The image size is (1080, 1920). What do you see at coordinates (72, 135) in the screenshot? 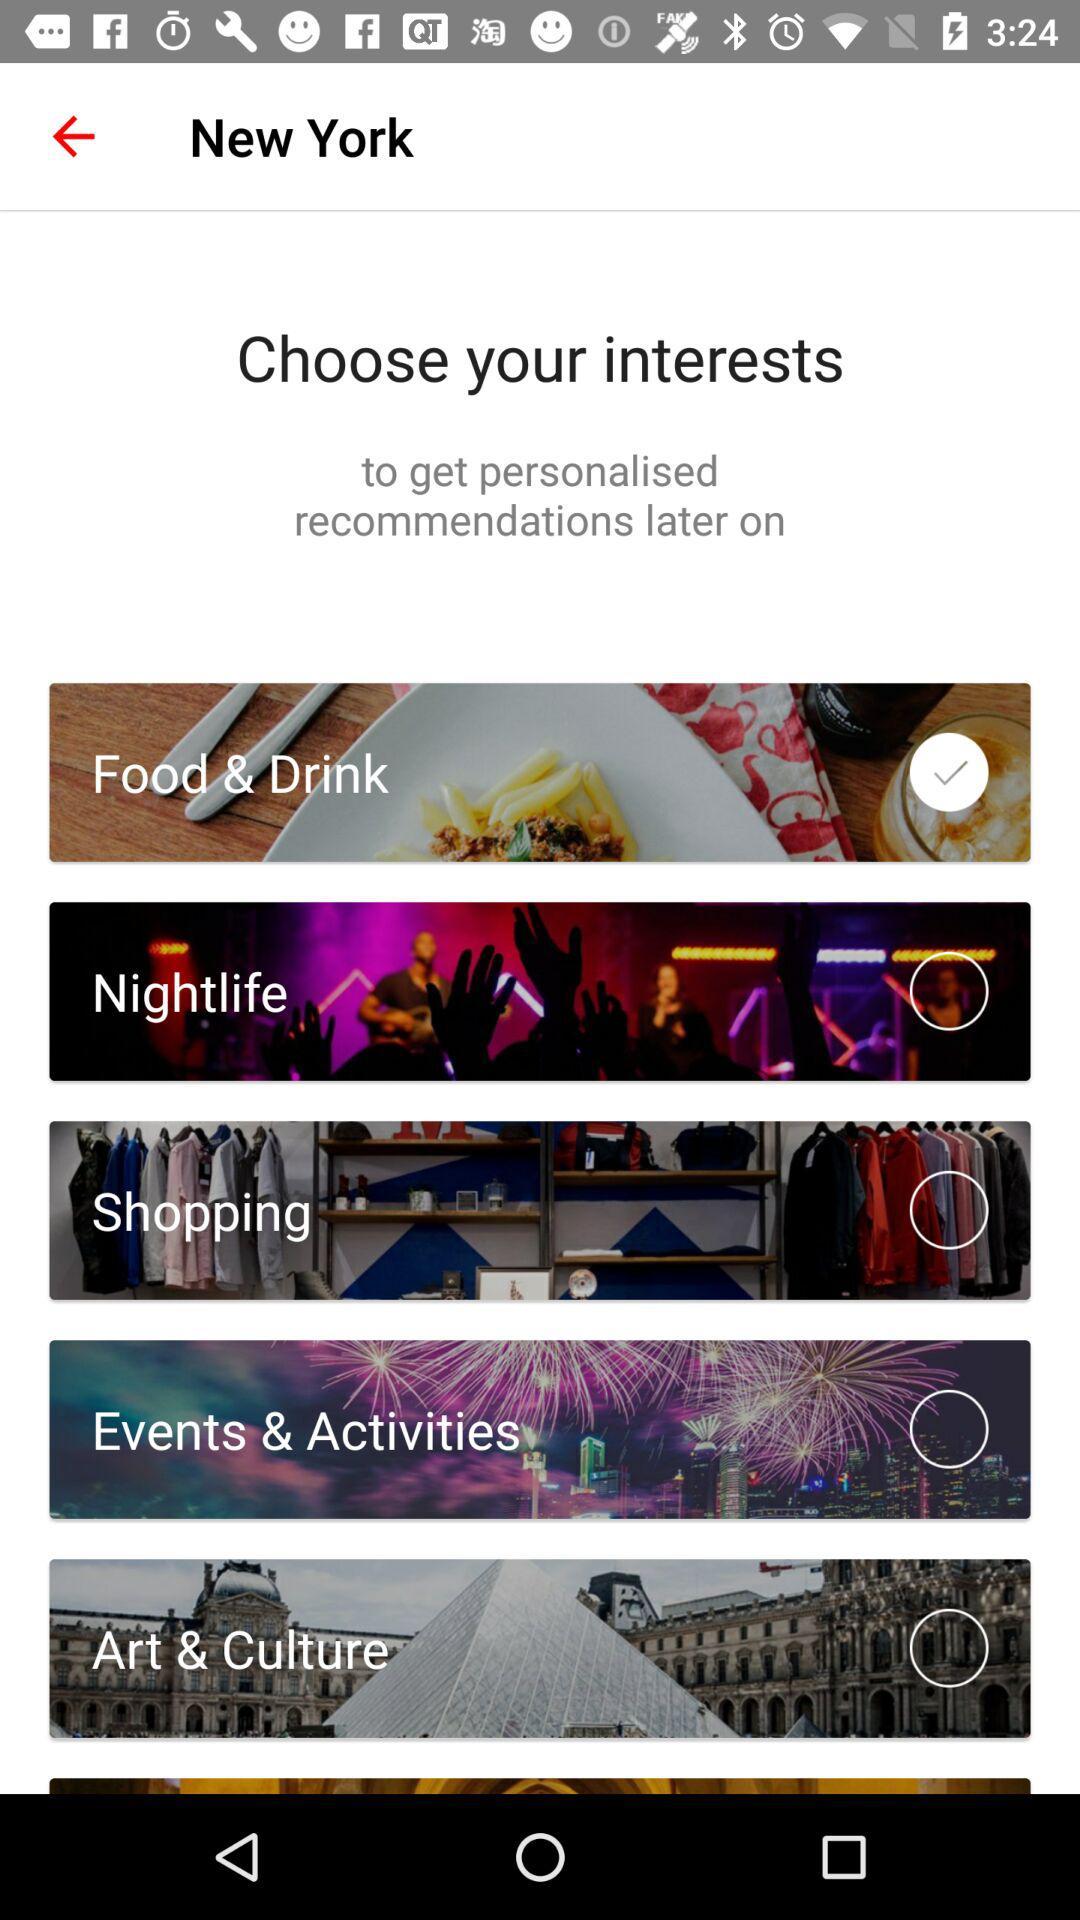
I see `icon next to the new york` at bounding box center [72, 135].